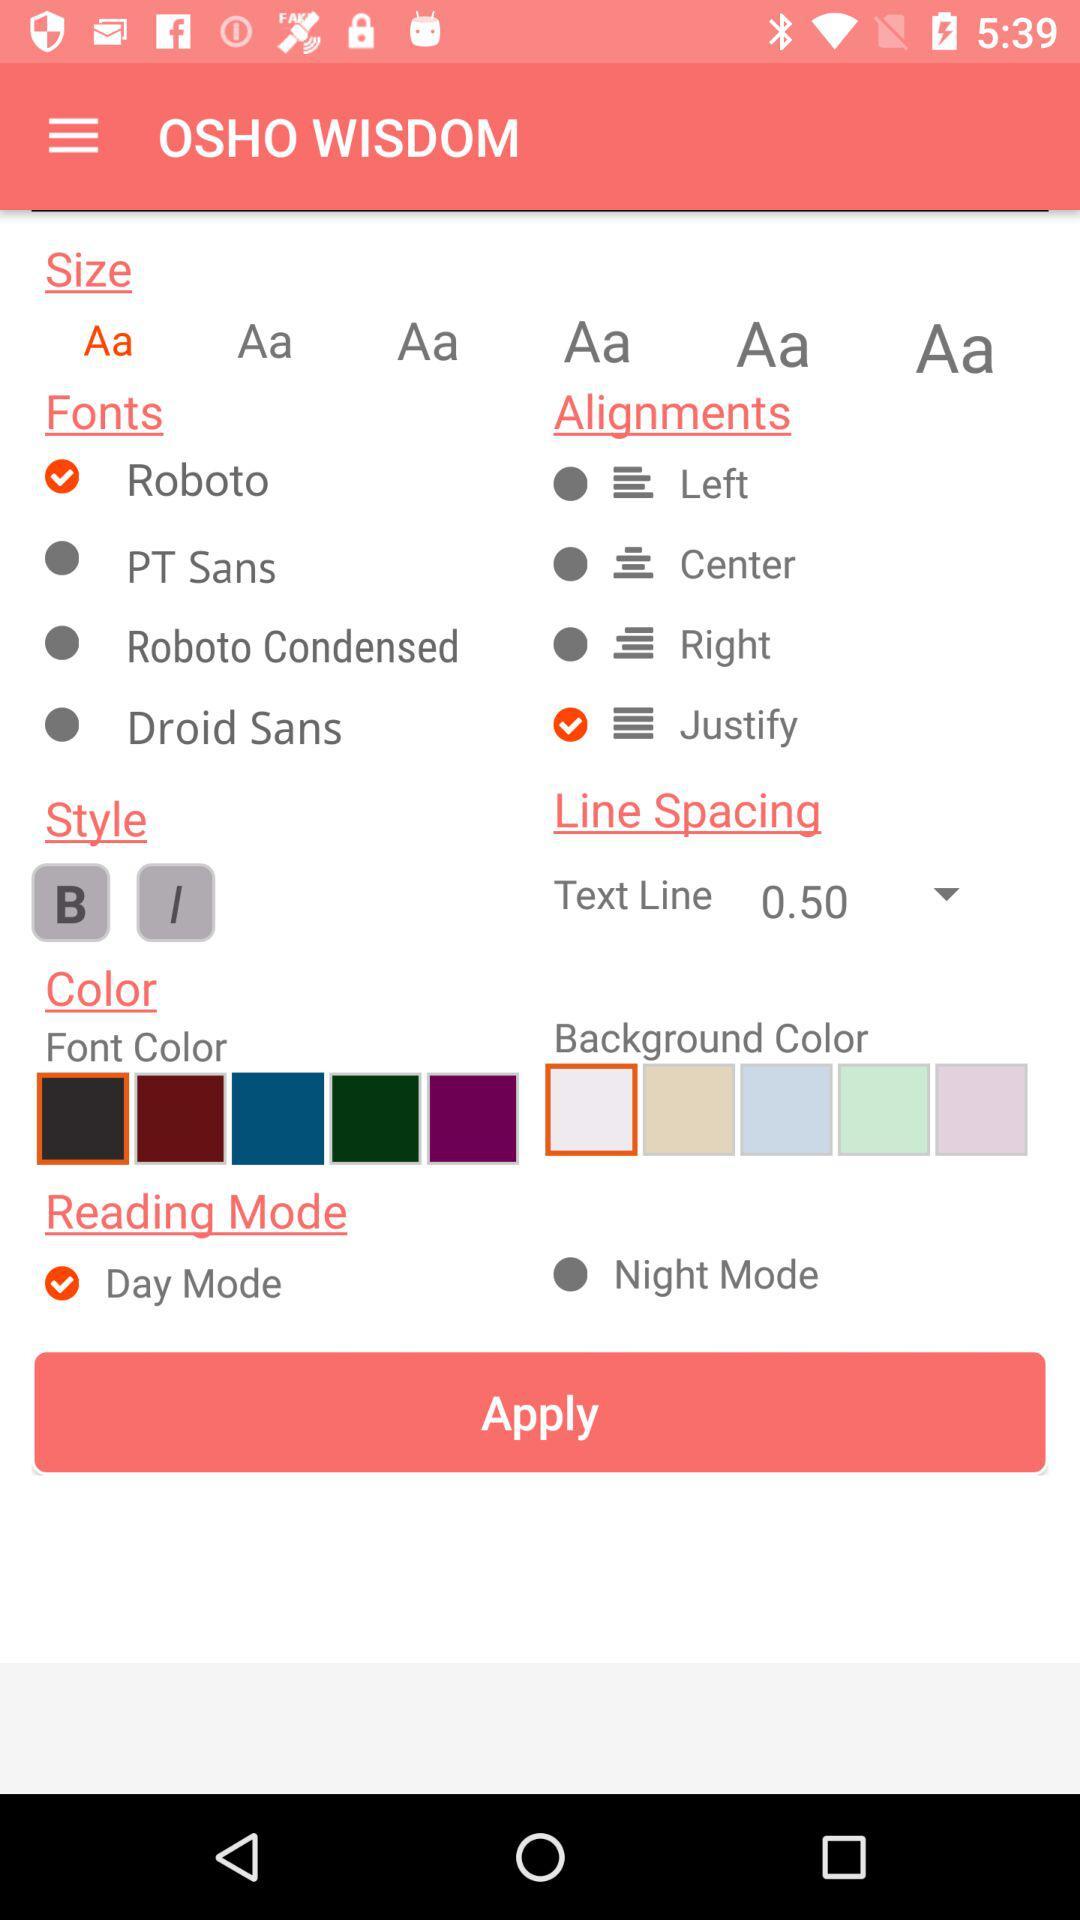 This screenshot has width=1080, height=1920. Describe the element at coordinates (375, 1117) in the screenshot. I see `font color` at that location.